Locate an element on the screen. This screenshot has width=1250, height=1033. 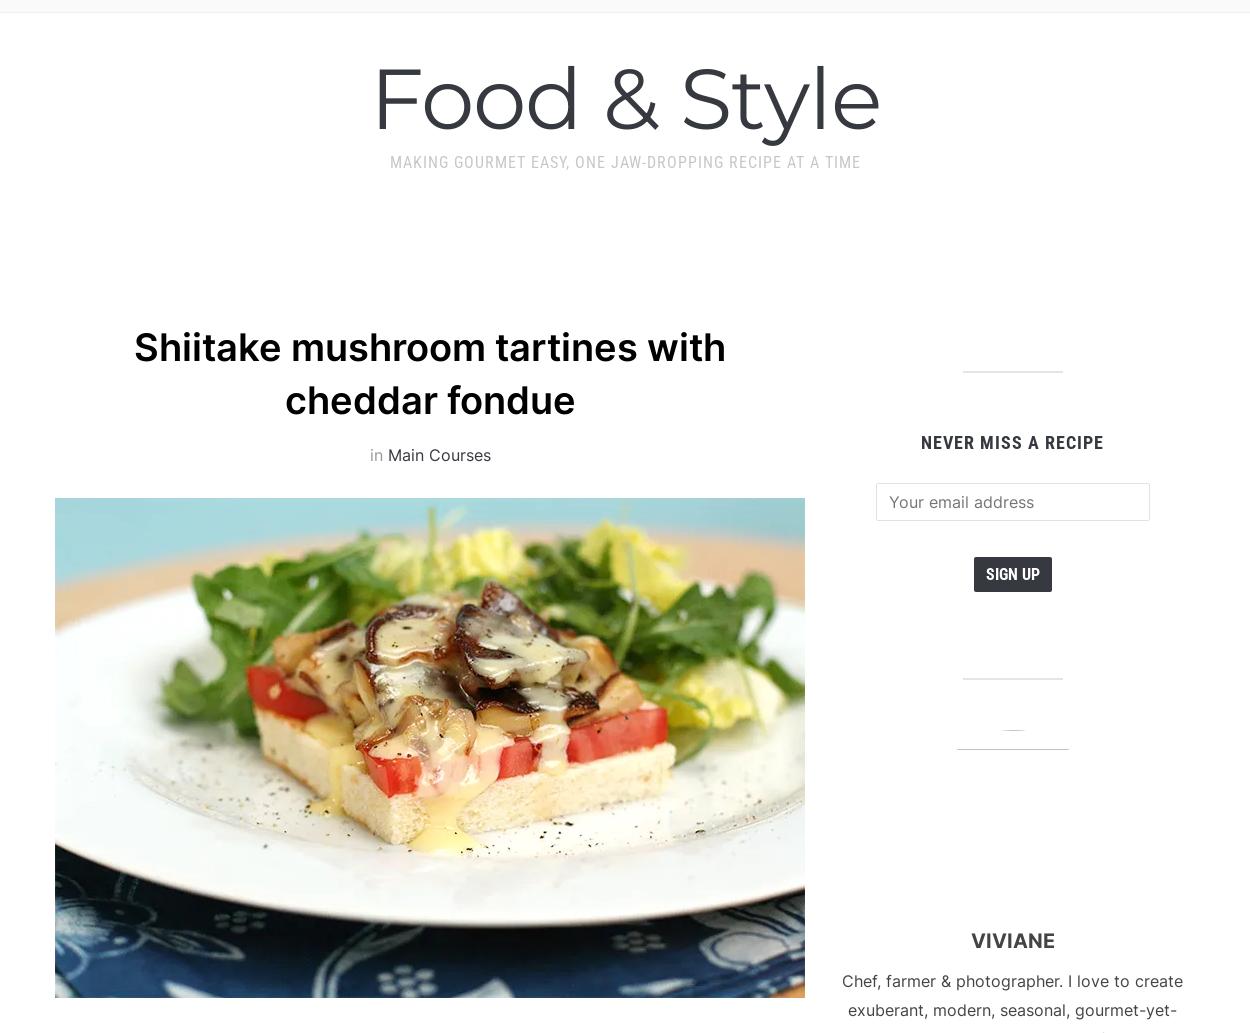
'Home' is located at coordinates (307, 33).